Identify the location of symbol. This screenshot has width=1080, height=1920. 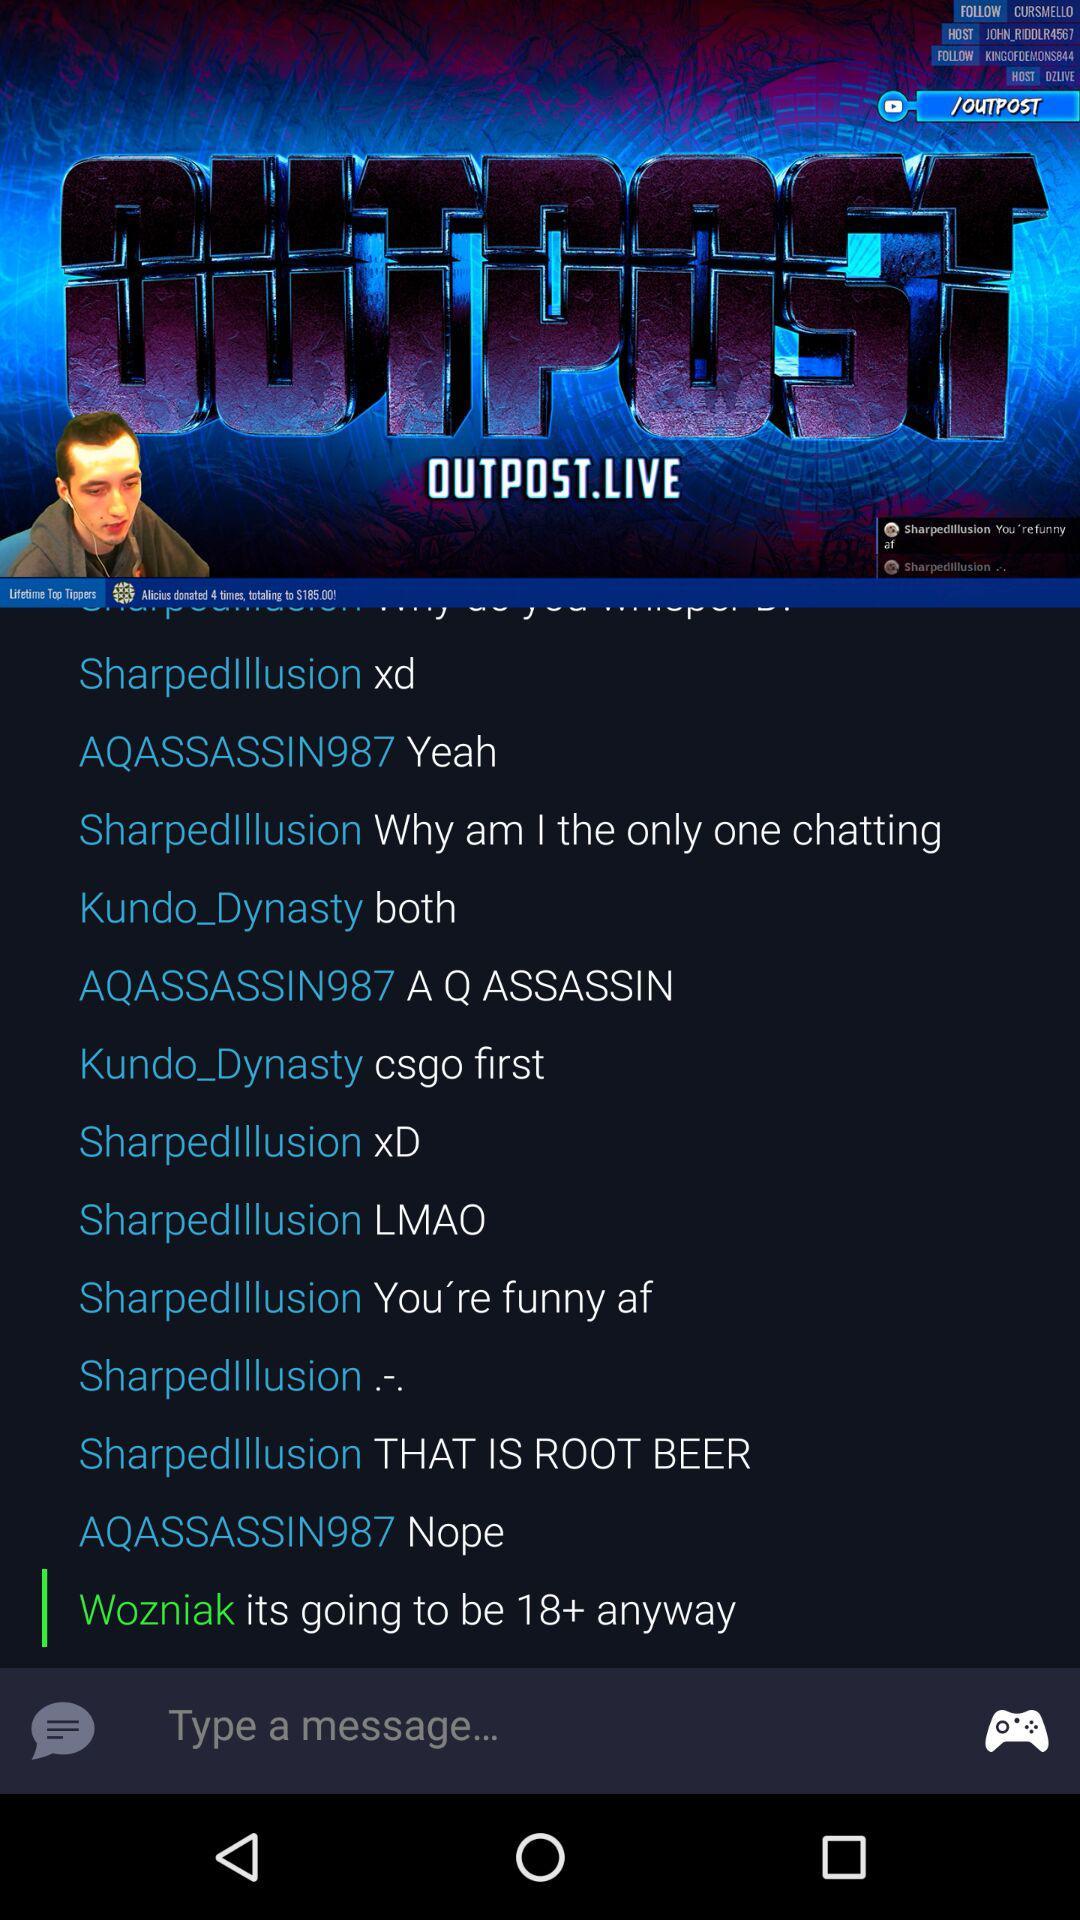
(61, 1730).